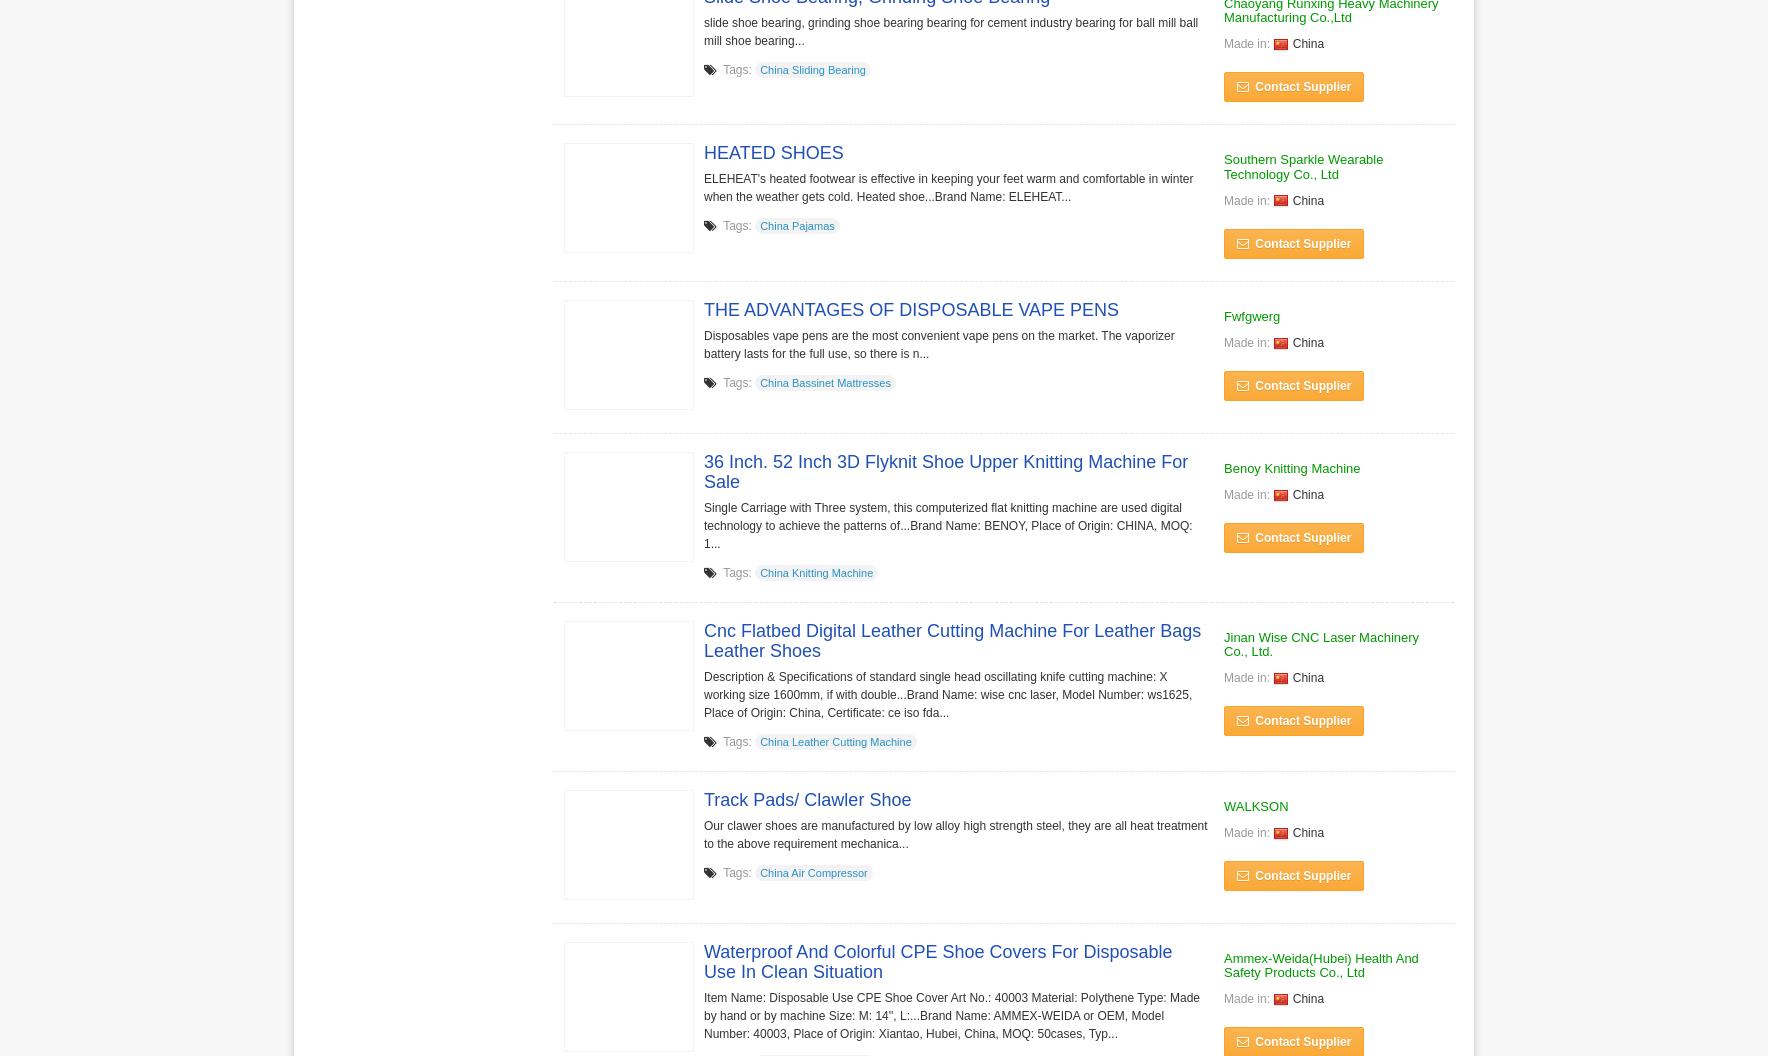  Describe the element at coordinates (937, 343) in the screenshot. I see `'Disposables vape pens are the most convenient vape pens on the market. The vaporizer battery lasts for the full use, so there is n...'` at that location.